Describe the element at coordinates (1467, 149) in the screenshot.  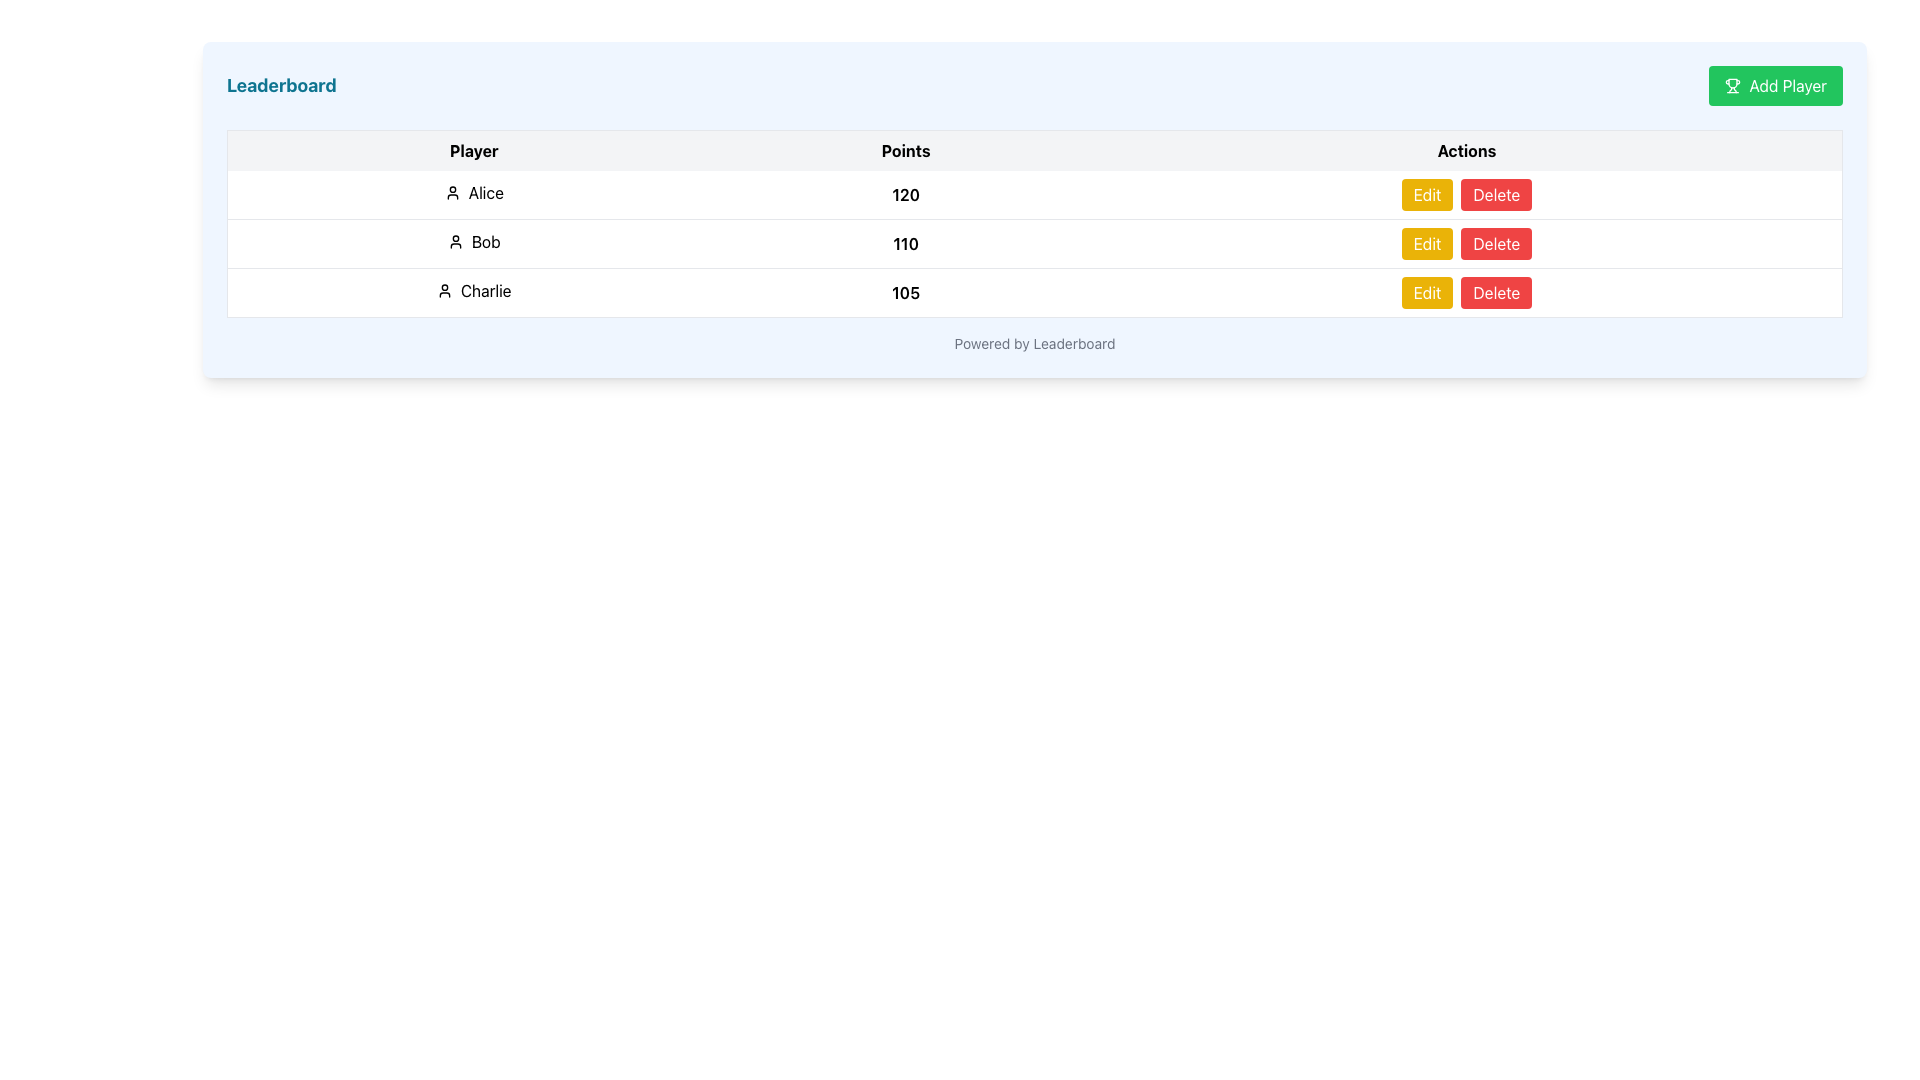
I see `the 'Actions' text label, which is bold and centered in the header row of the table, located on the far right above the functional buttons` at that location.